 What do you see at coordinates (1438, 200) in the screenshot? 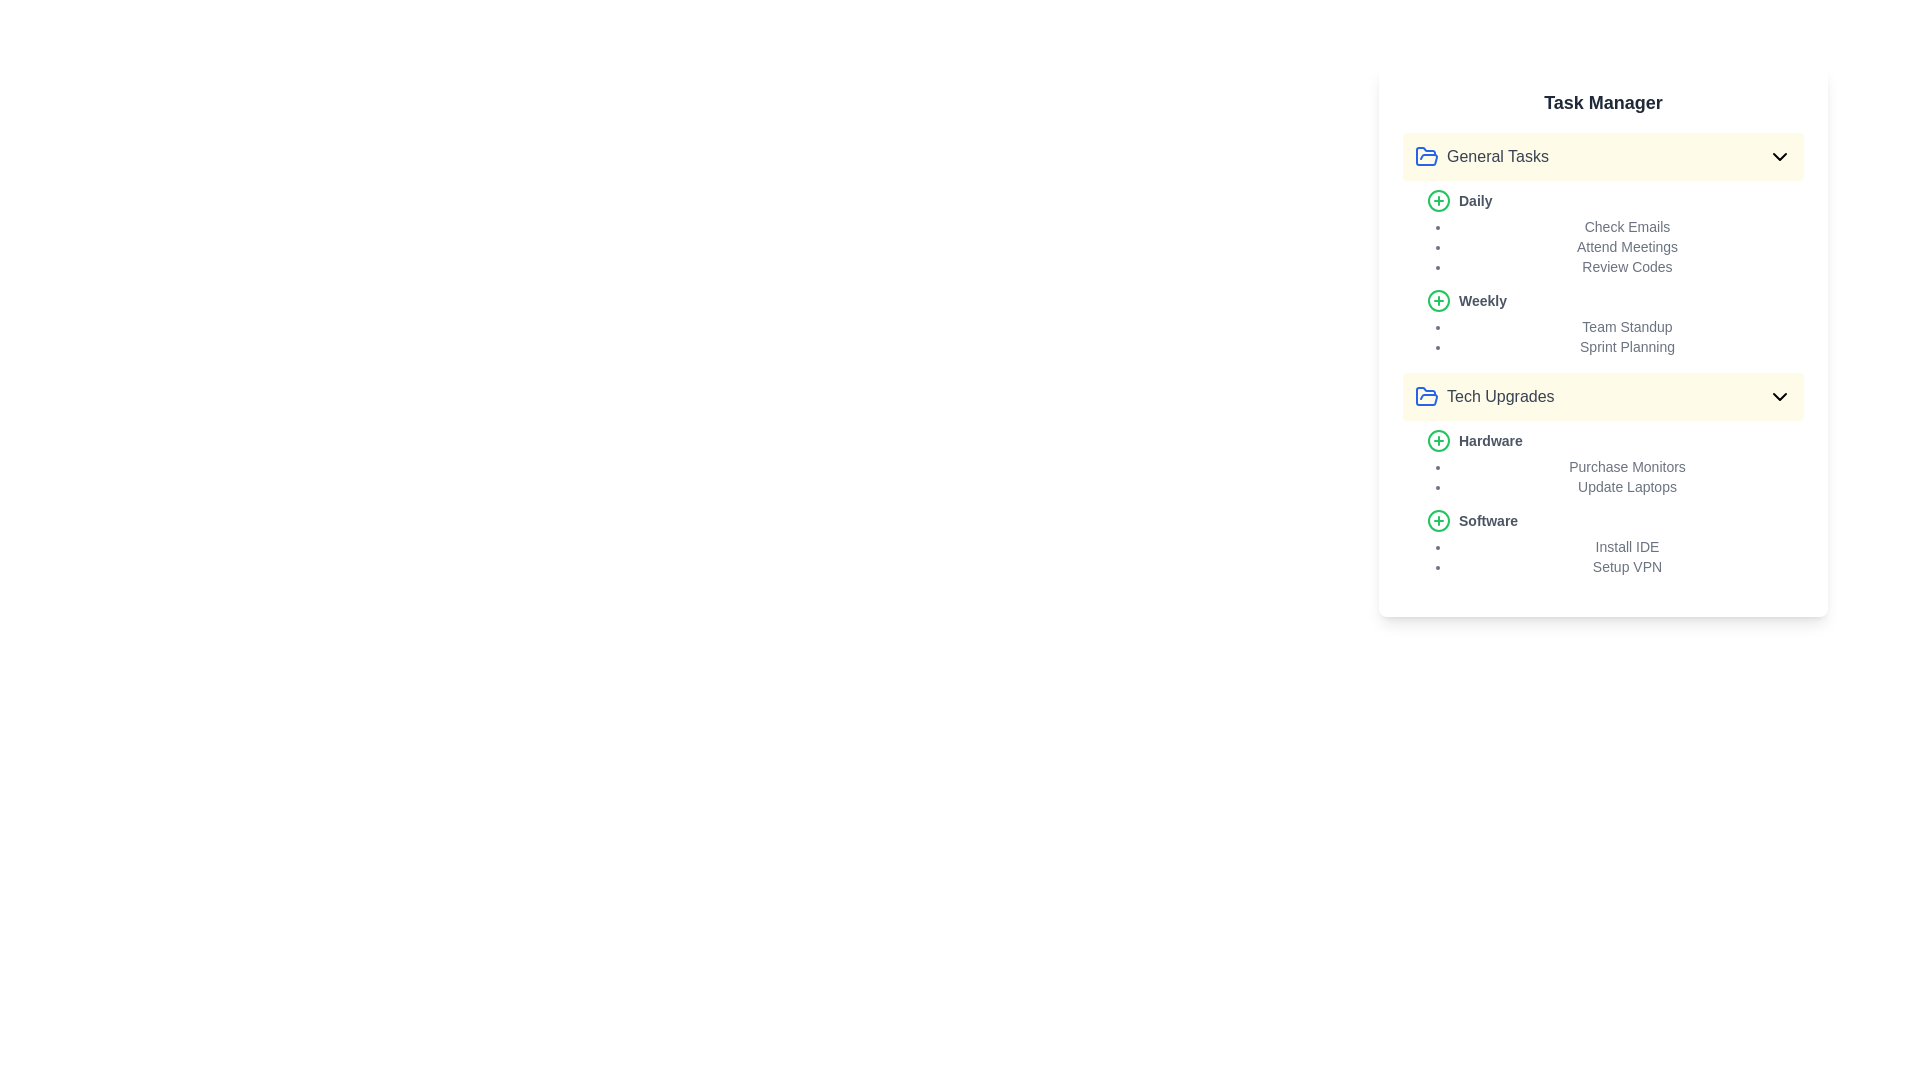
I see `the green circular '+' button located to the left of the 'Daily' text label in the 'General Tasks' section` at bounding box center [1438, 200].